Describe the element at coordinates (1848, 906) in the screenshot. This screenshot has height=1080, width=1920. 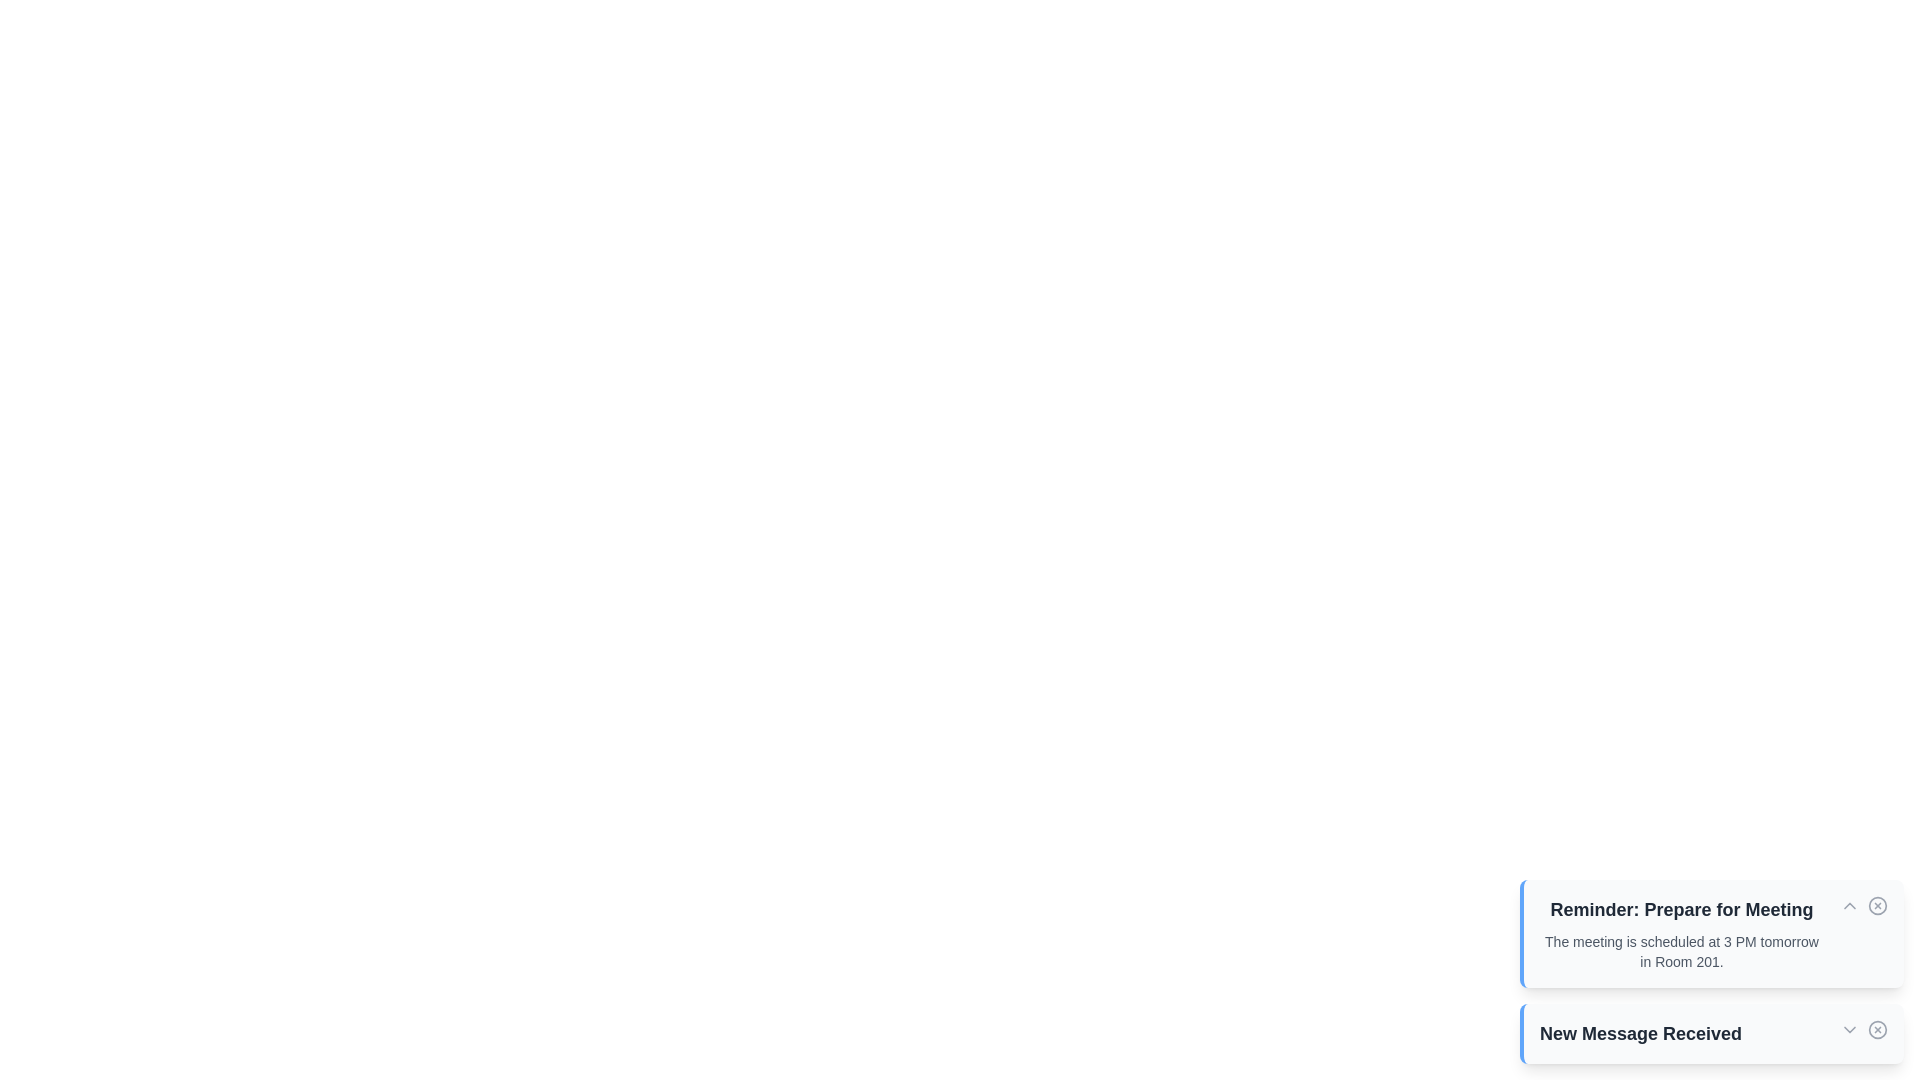
I see `expand button of the notification to reveal its details` at that location.